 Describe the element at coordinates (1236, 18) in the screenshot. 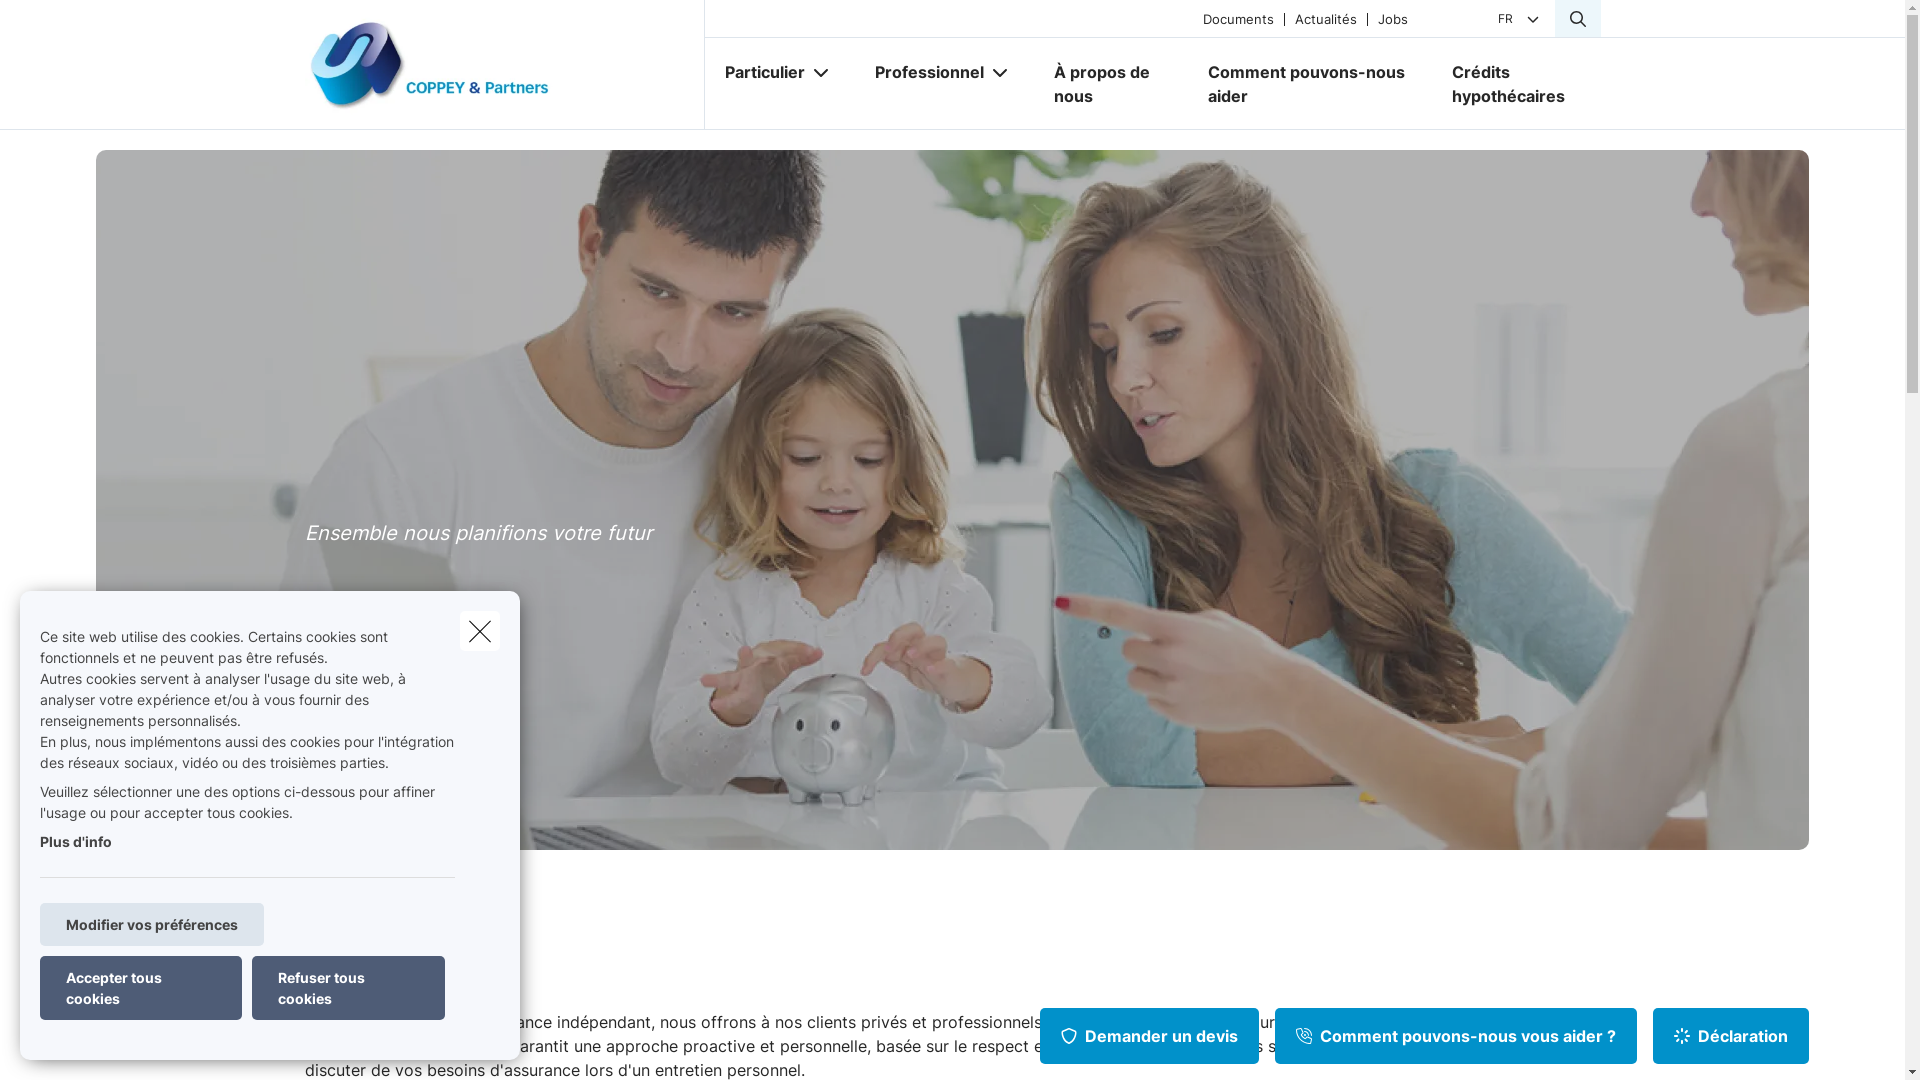

I see `'Documents'` at that location.